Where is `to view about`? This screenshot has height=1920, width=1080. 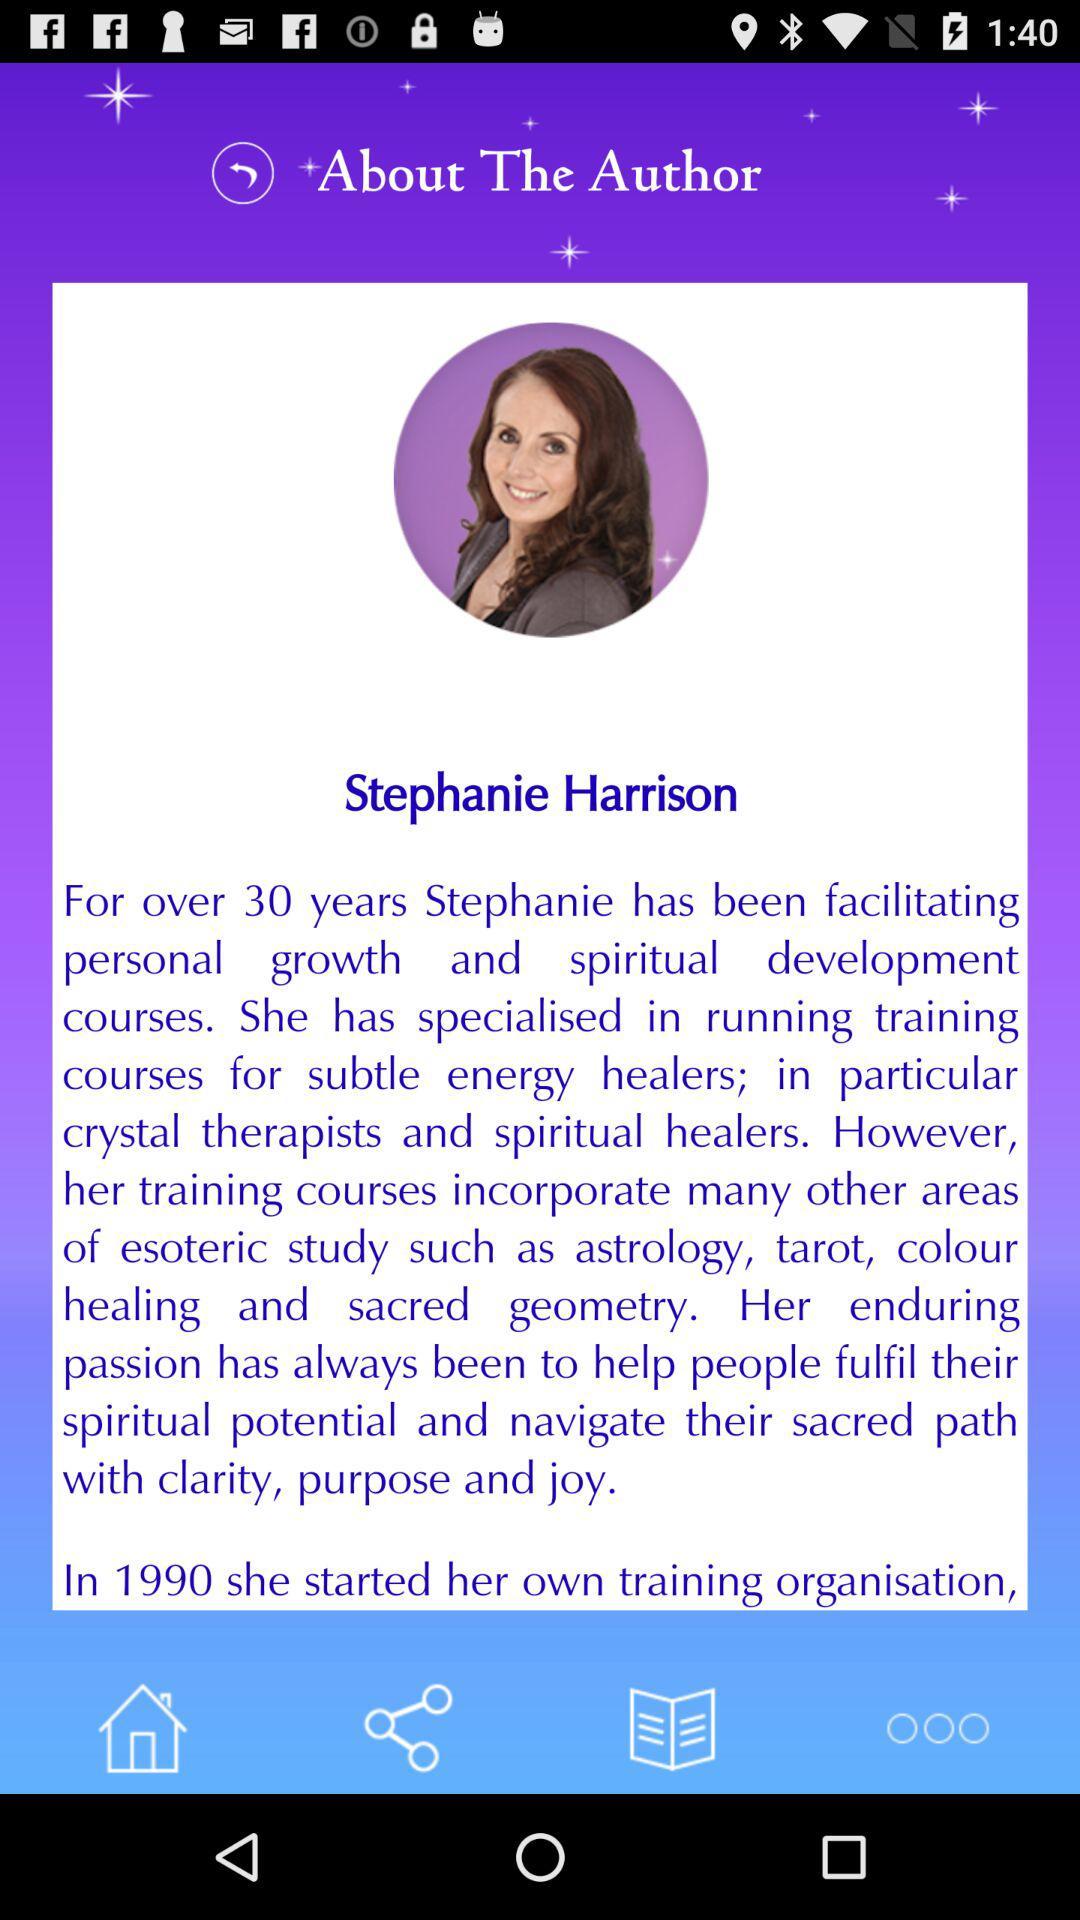
to view about is located at coordinates (242, 172).